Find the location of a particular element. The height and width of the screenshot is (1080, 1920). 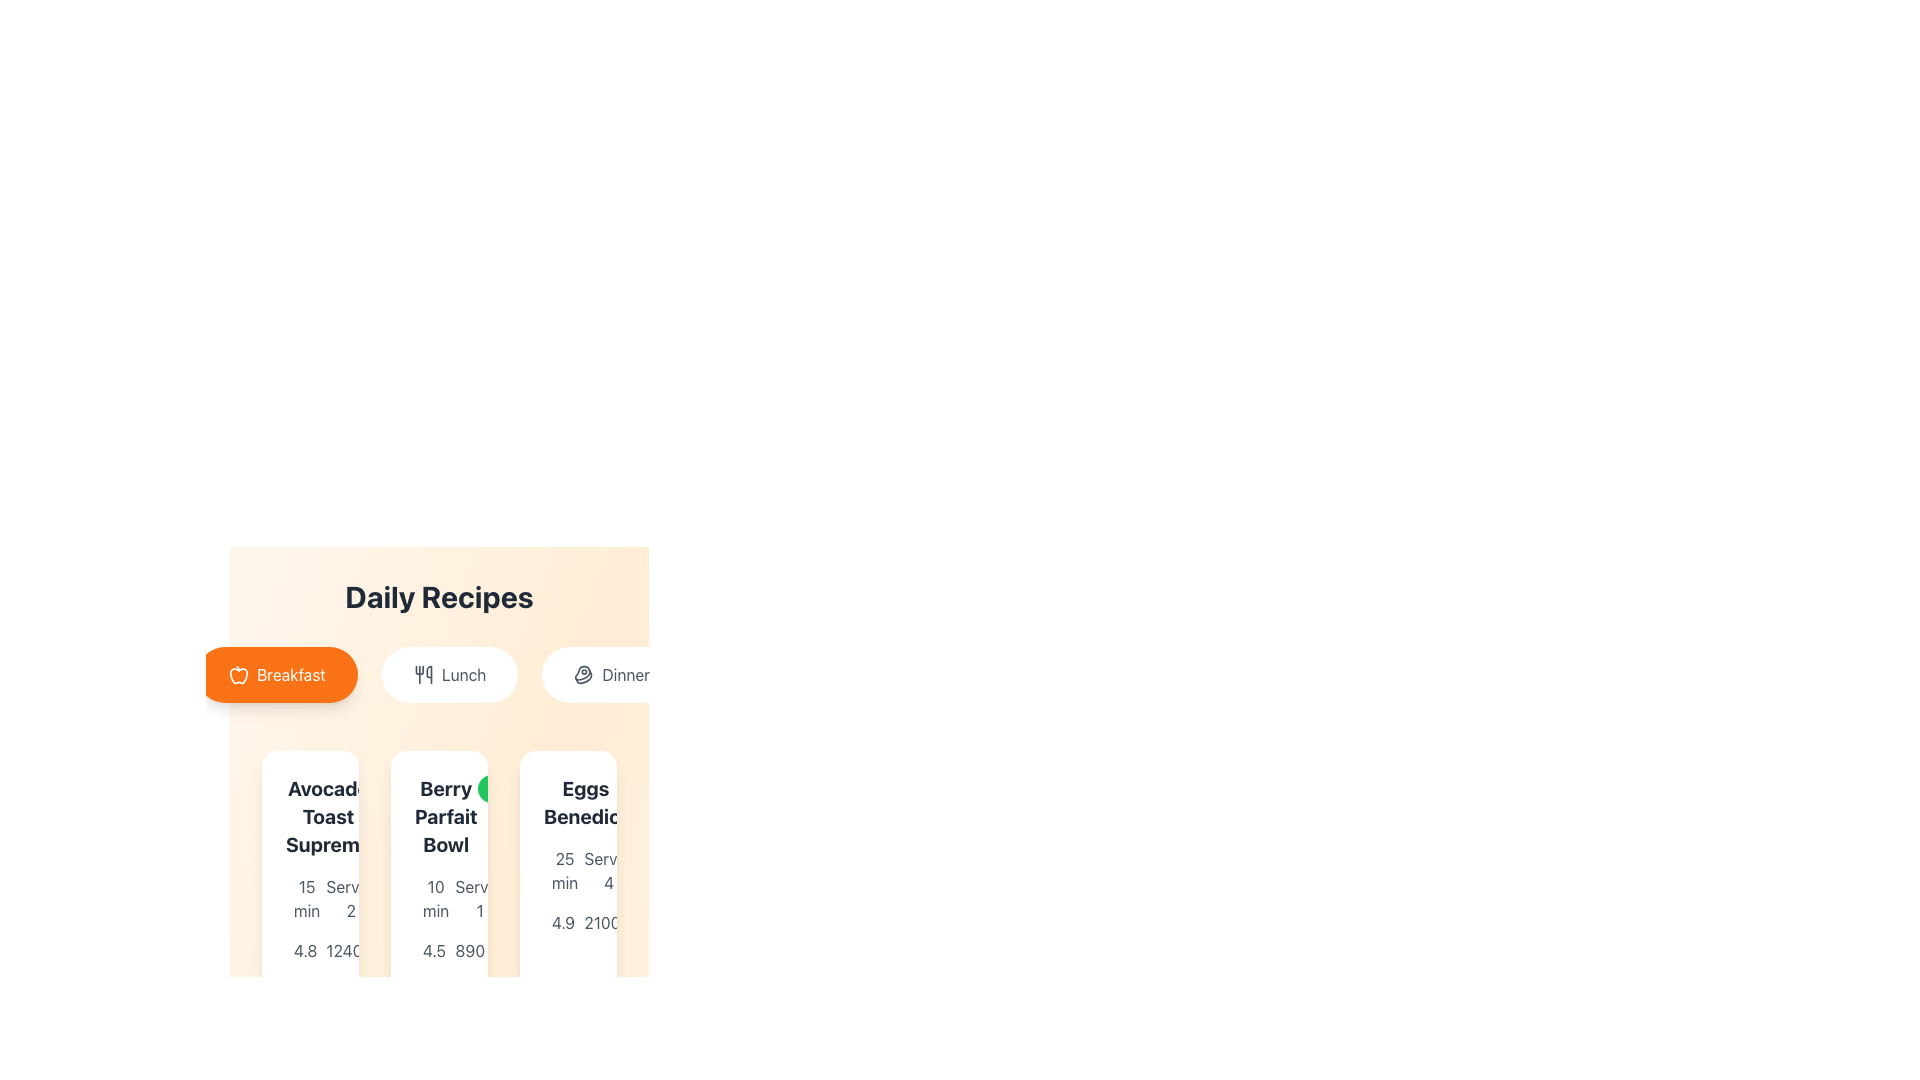

the text element displaying the recipe title 'Eggs Benedict' and its difficulty level 'Medium' in the third recipe card to emphasize it is located at coordinates (567, 801).